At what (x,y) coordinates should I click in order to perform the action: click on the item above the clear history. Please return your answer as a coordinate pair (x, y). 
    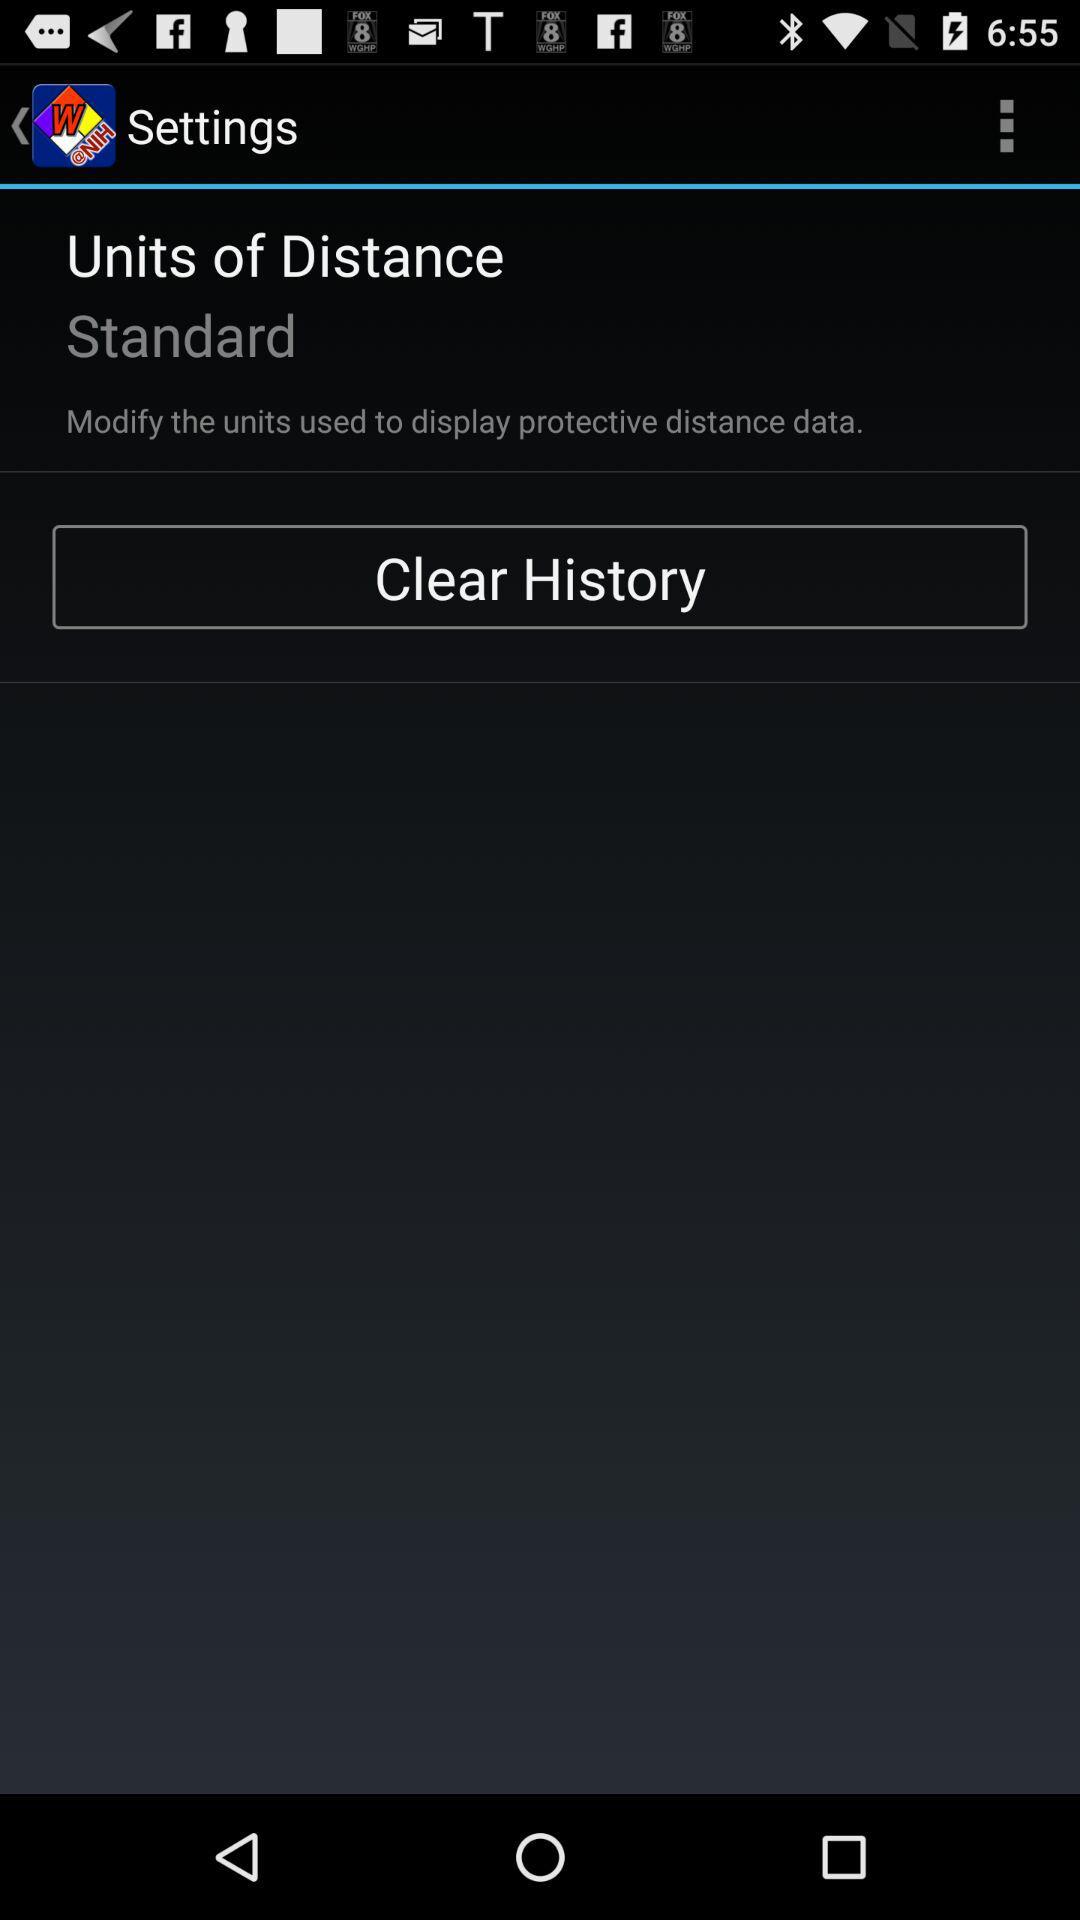
    Looking at the image, I should click on (1006, 124).